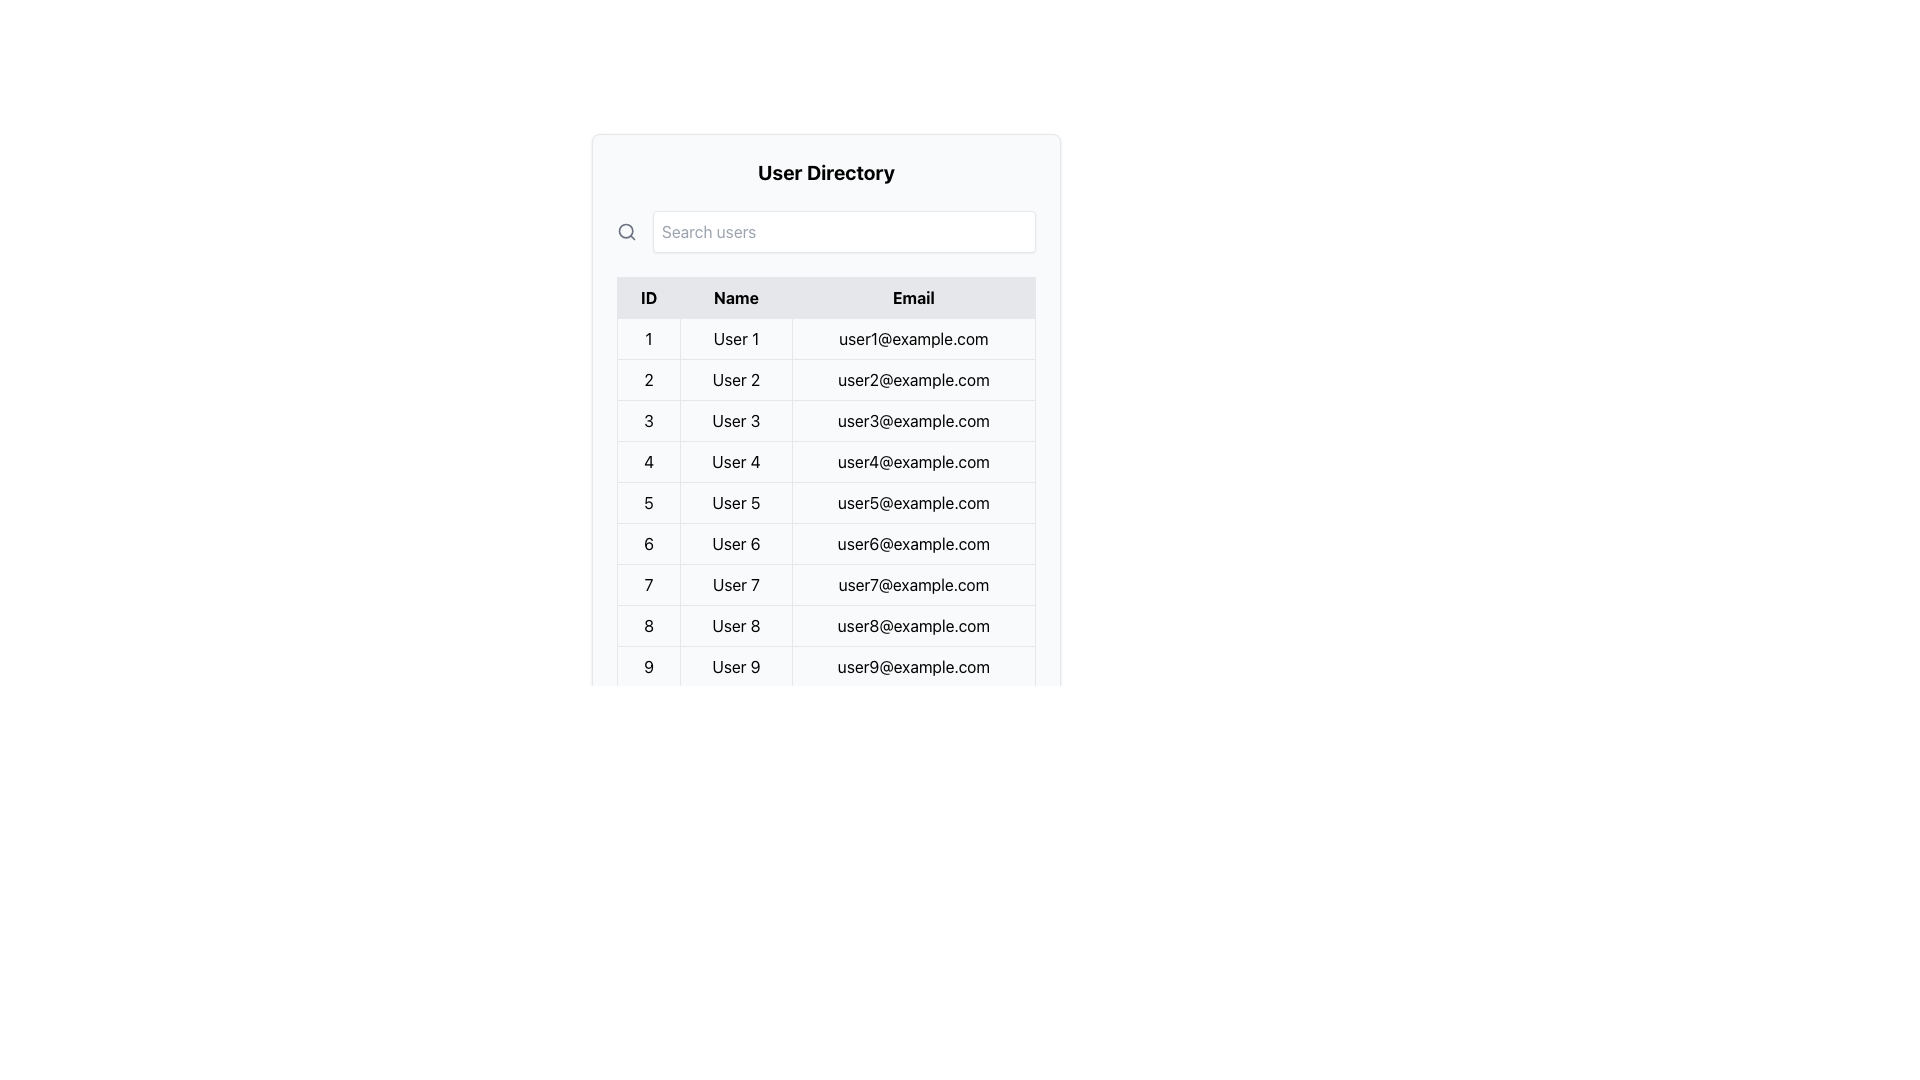  I want to click on the leftmost cell in the eighth row of the table to highlight the entire row, so click(648, 624).